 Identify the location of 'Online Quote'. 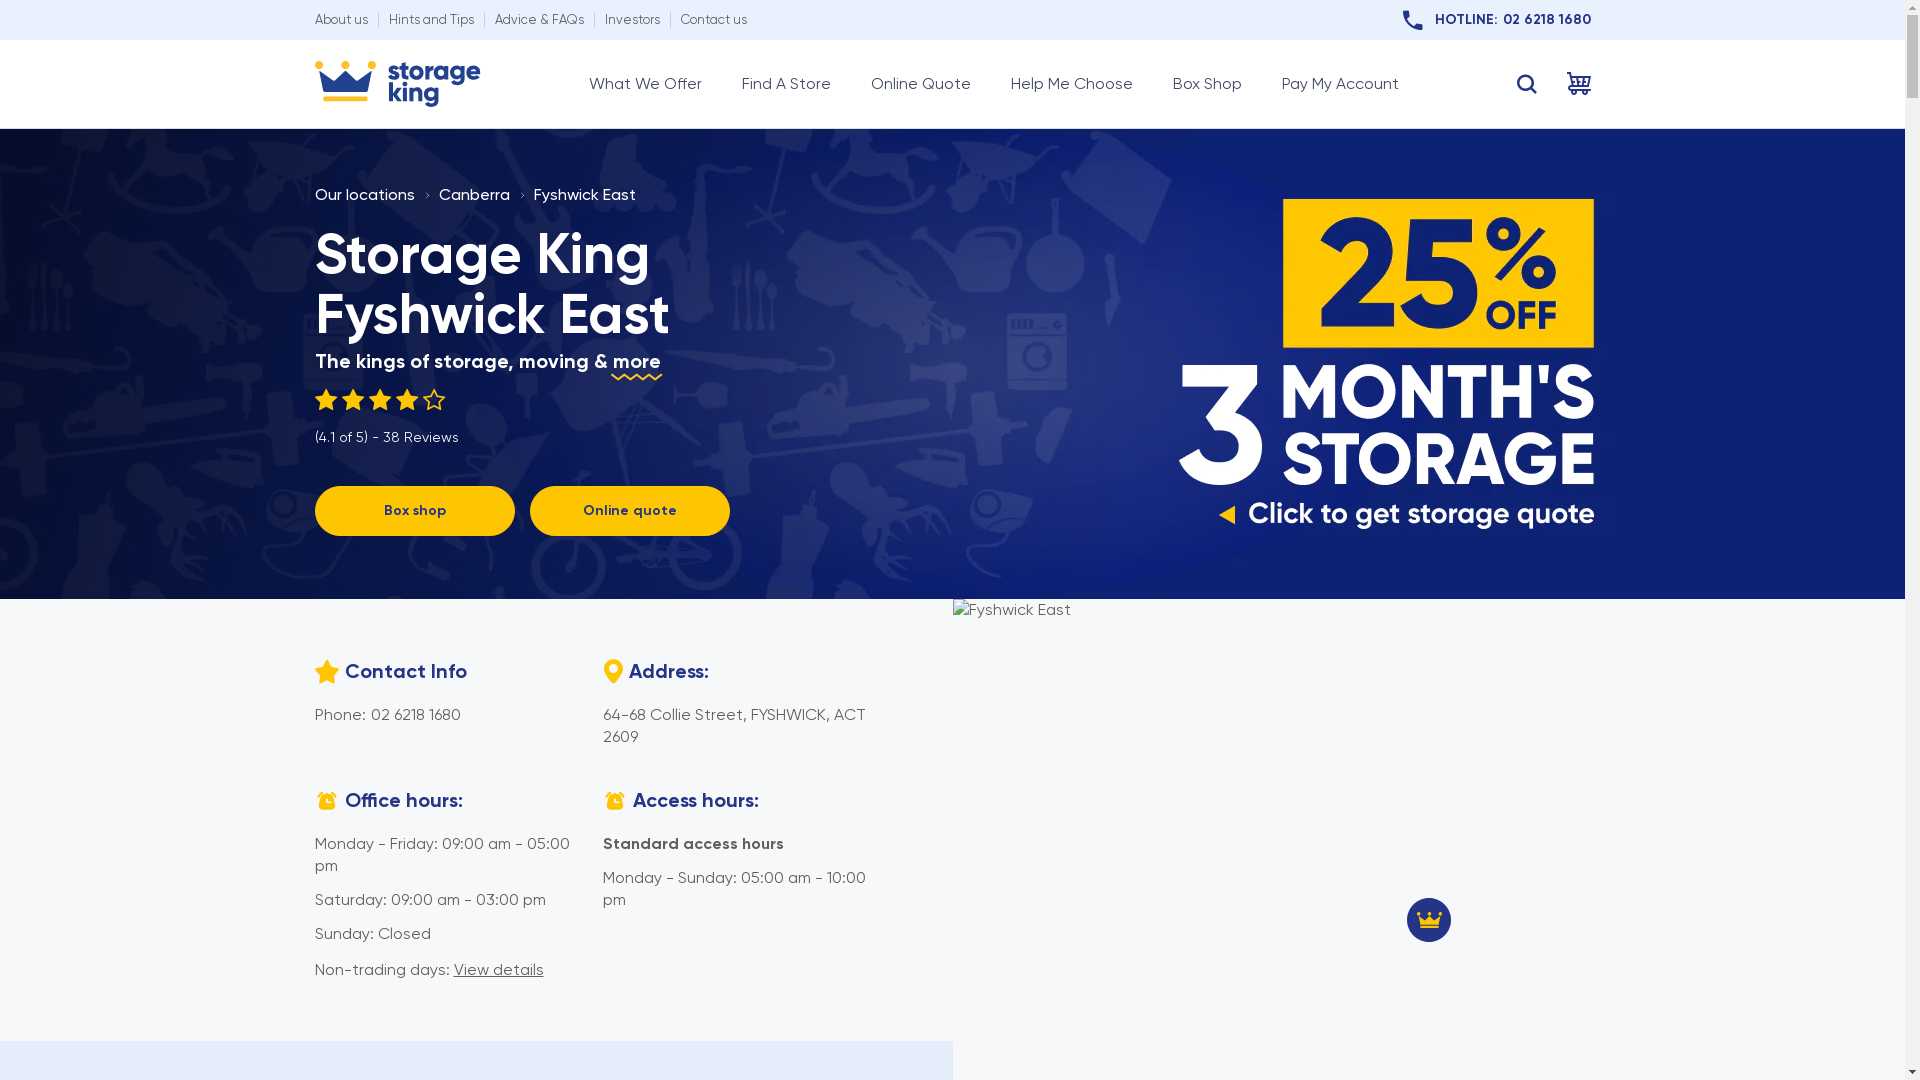
(919, 83).